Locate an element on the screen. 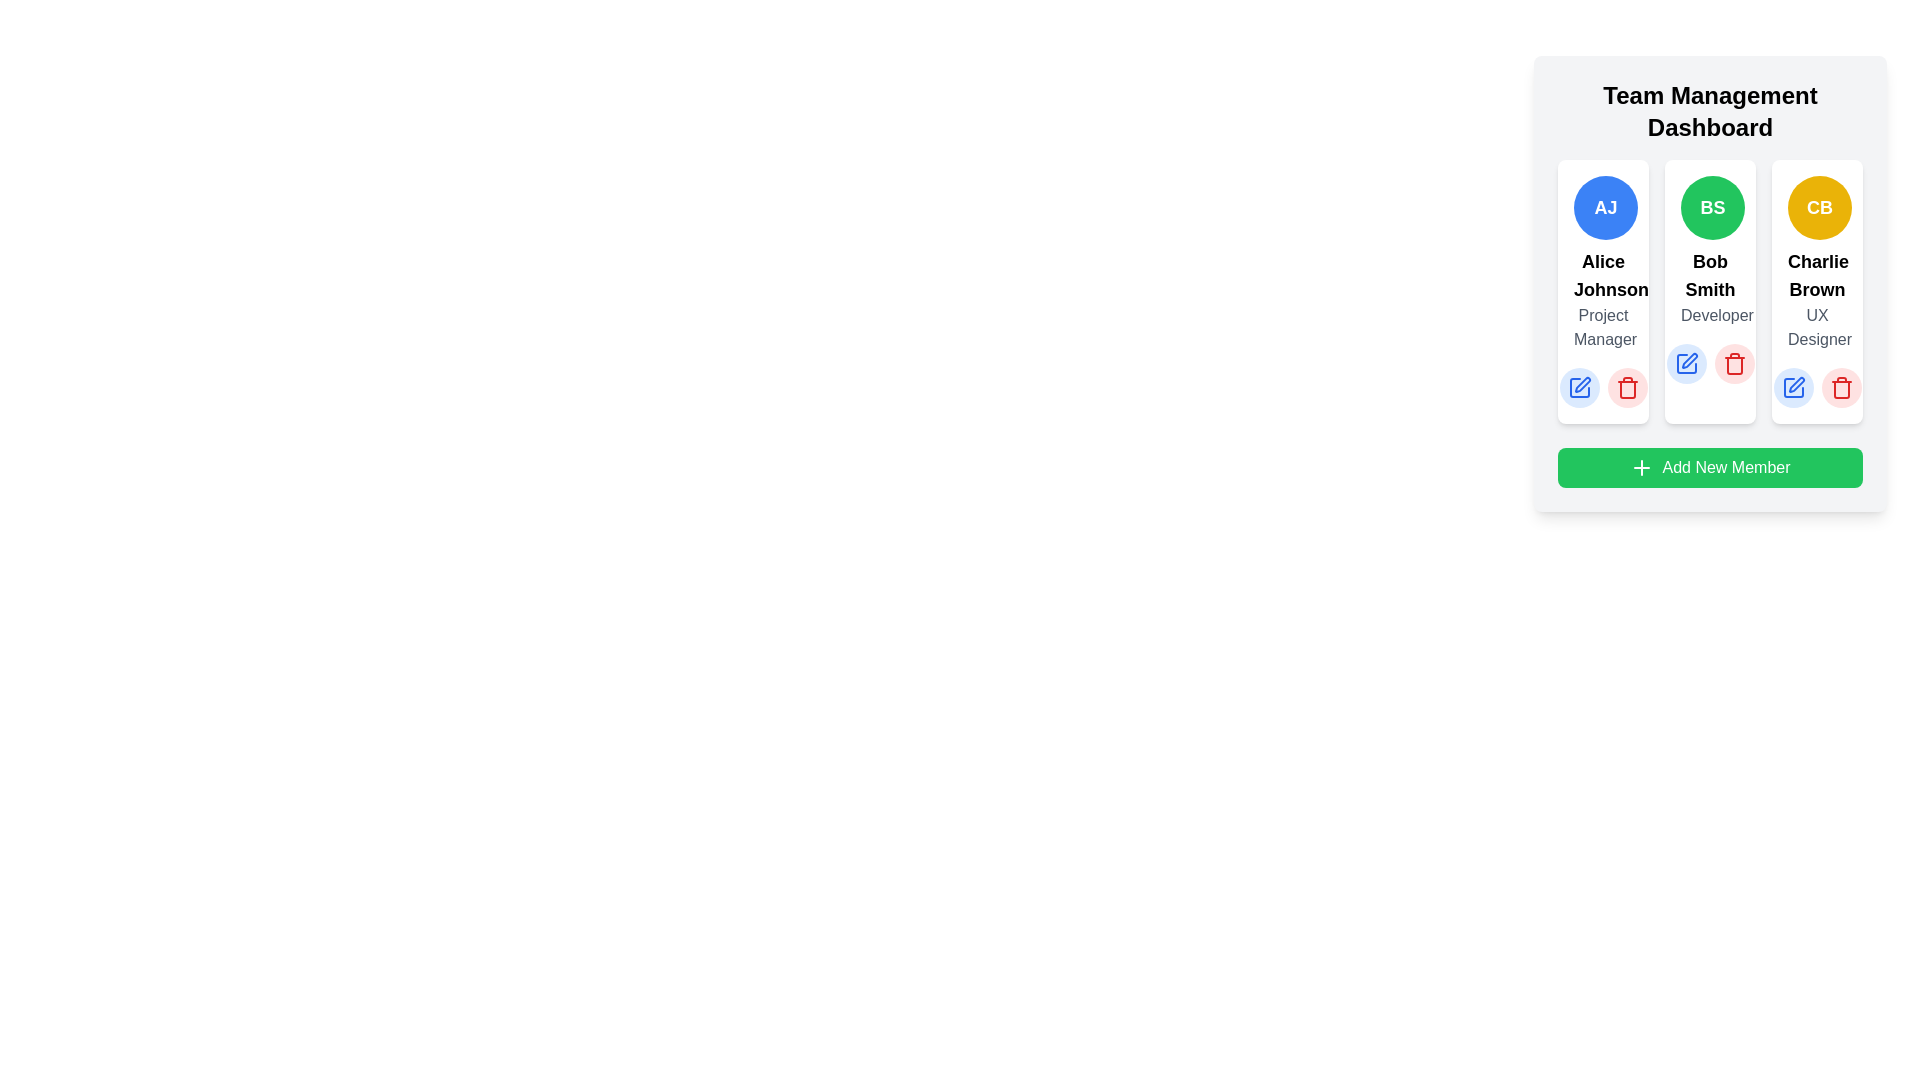 This screenshot has width=1920, height=1080. the static text label displaying 'UX Designer', which is styled with gray font color and centered alignment, located below 'Charlie Brown' in the user profile card is located at coordinates (1817, 326).